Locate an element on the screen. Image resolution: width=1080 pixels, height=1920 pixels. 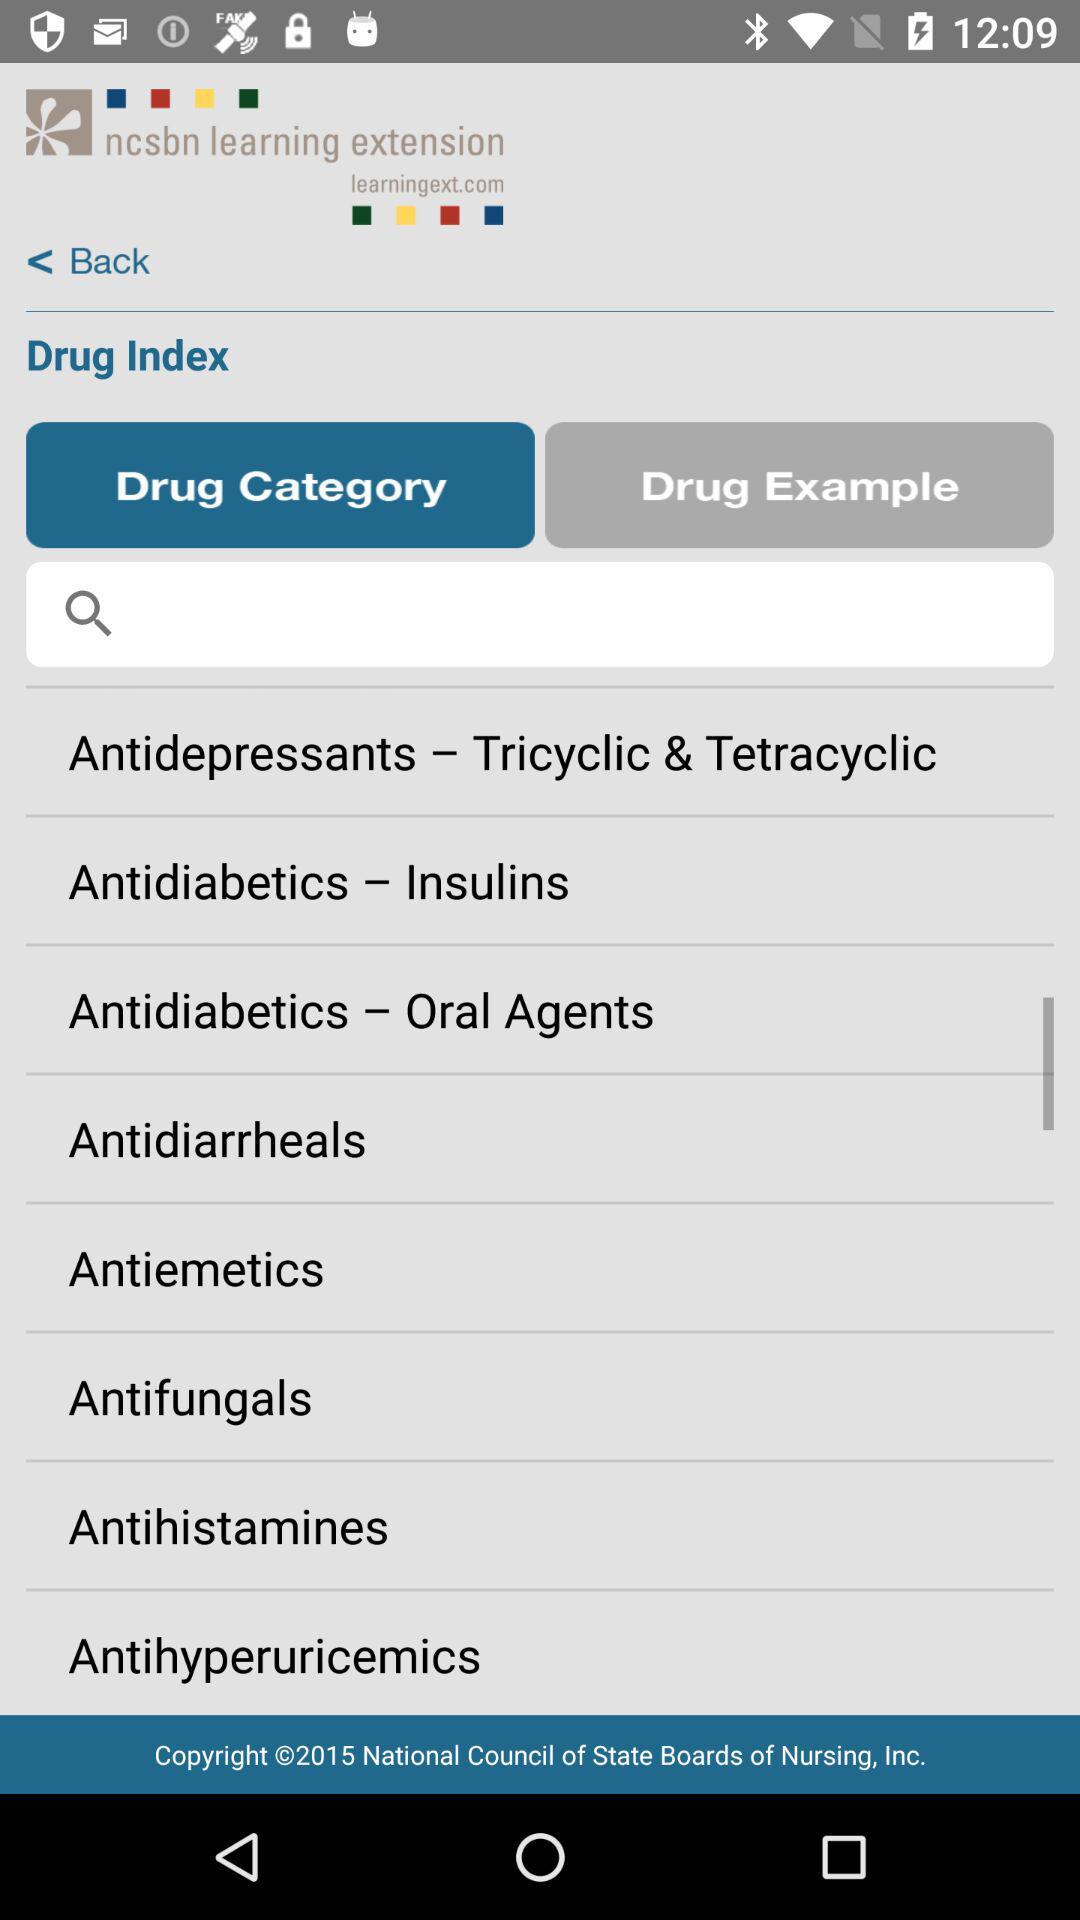
the antiemetics icon is located at coordinates (540, 1266).